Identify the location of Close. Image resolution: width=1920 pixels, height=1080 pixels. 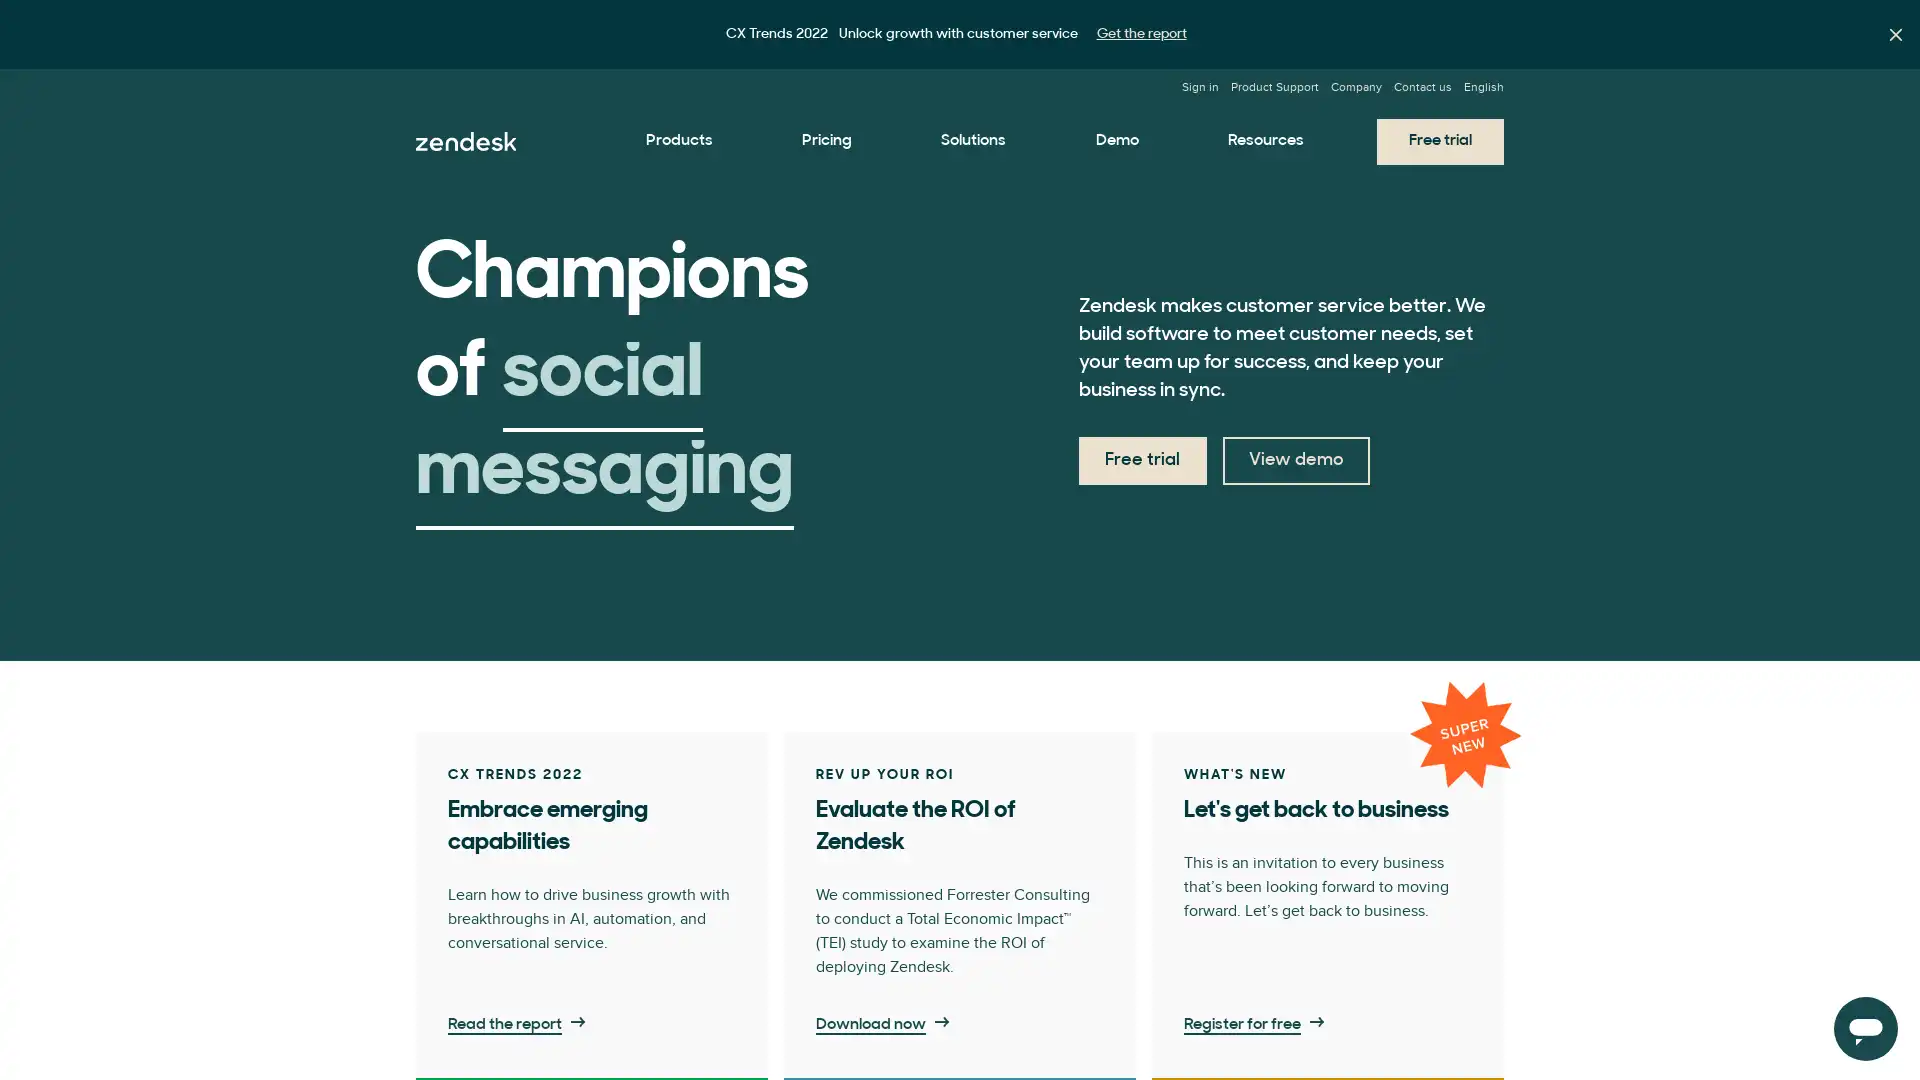
(1895, 34).